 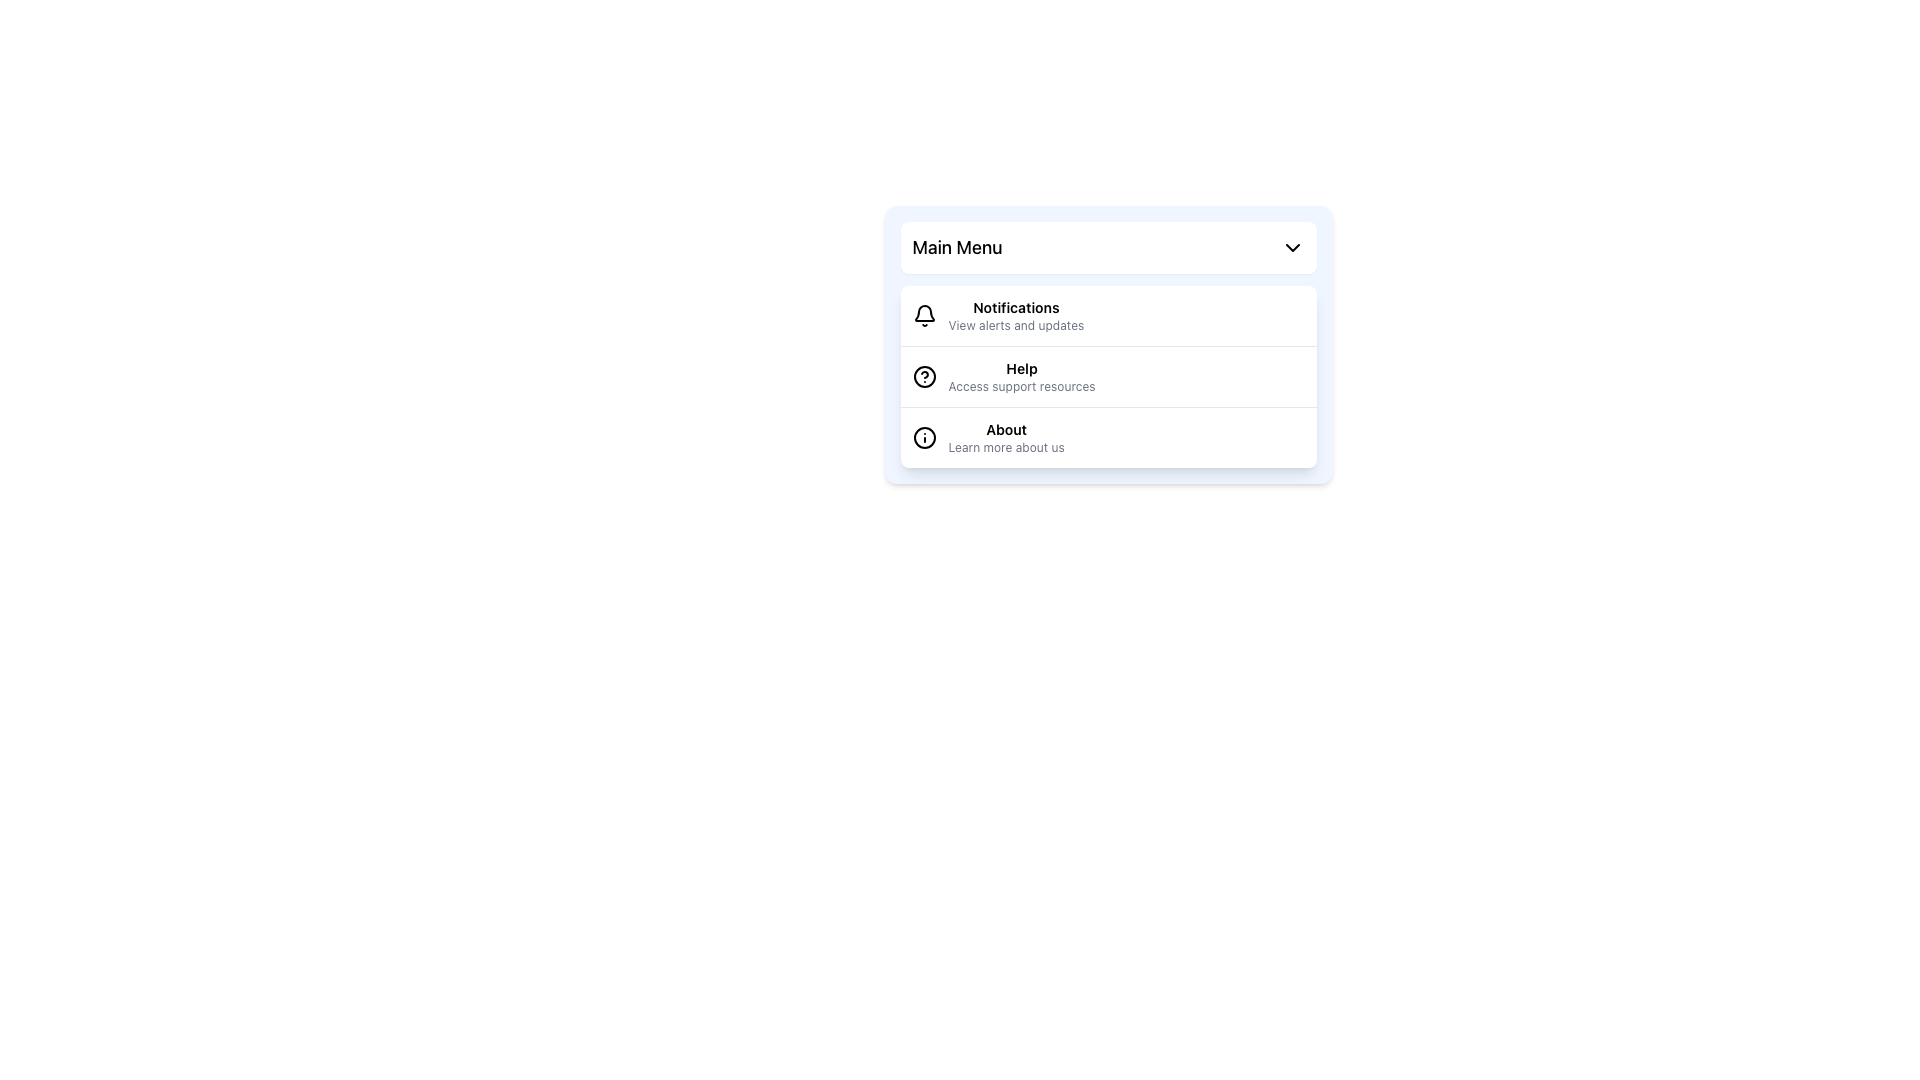 I want to click on the 'Help' text label in the dropdown menu that describes accessing support resources, which is located under 'Notifications' and above 'About', so click(x=1022, y=377).